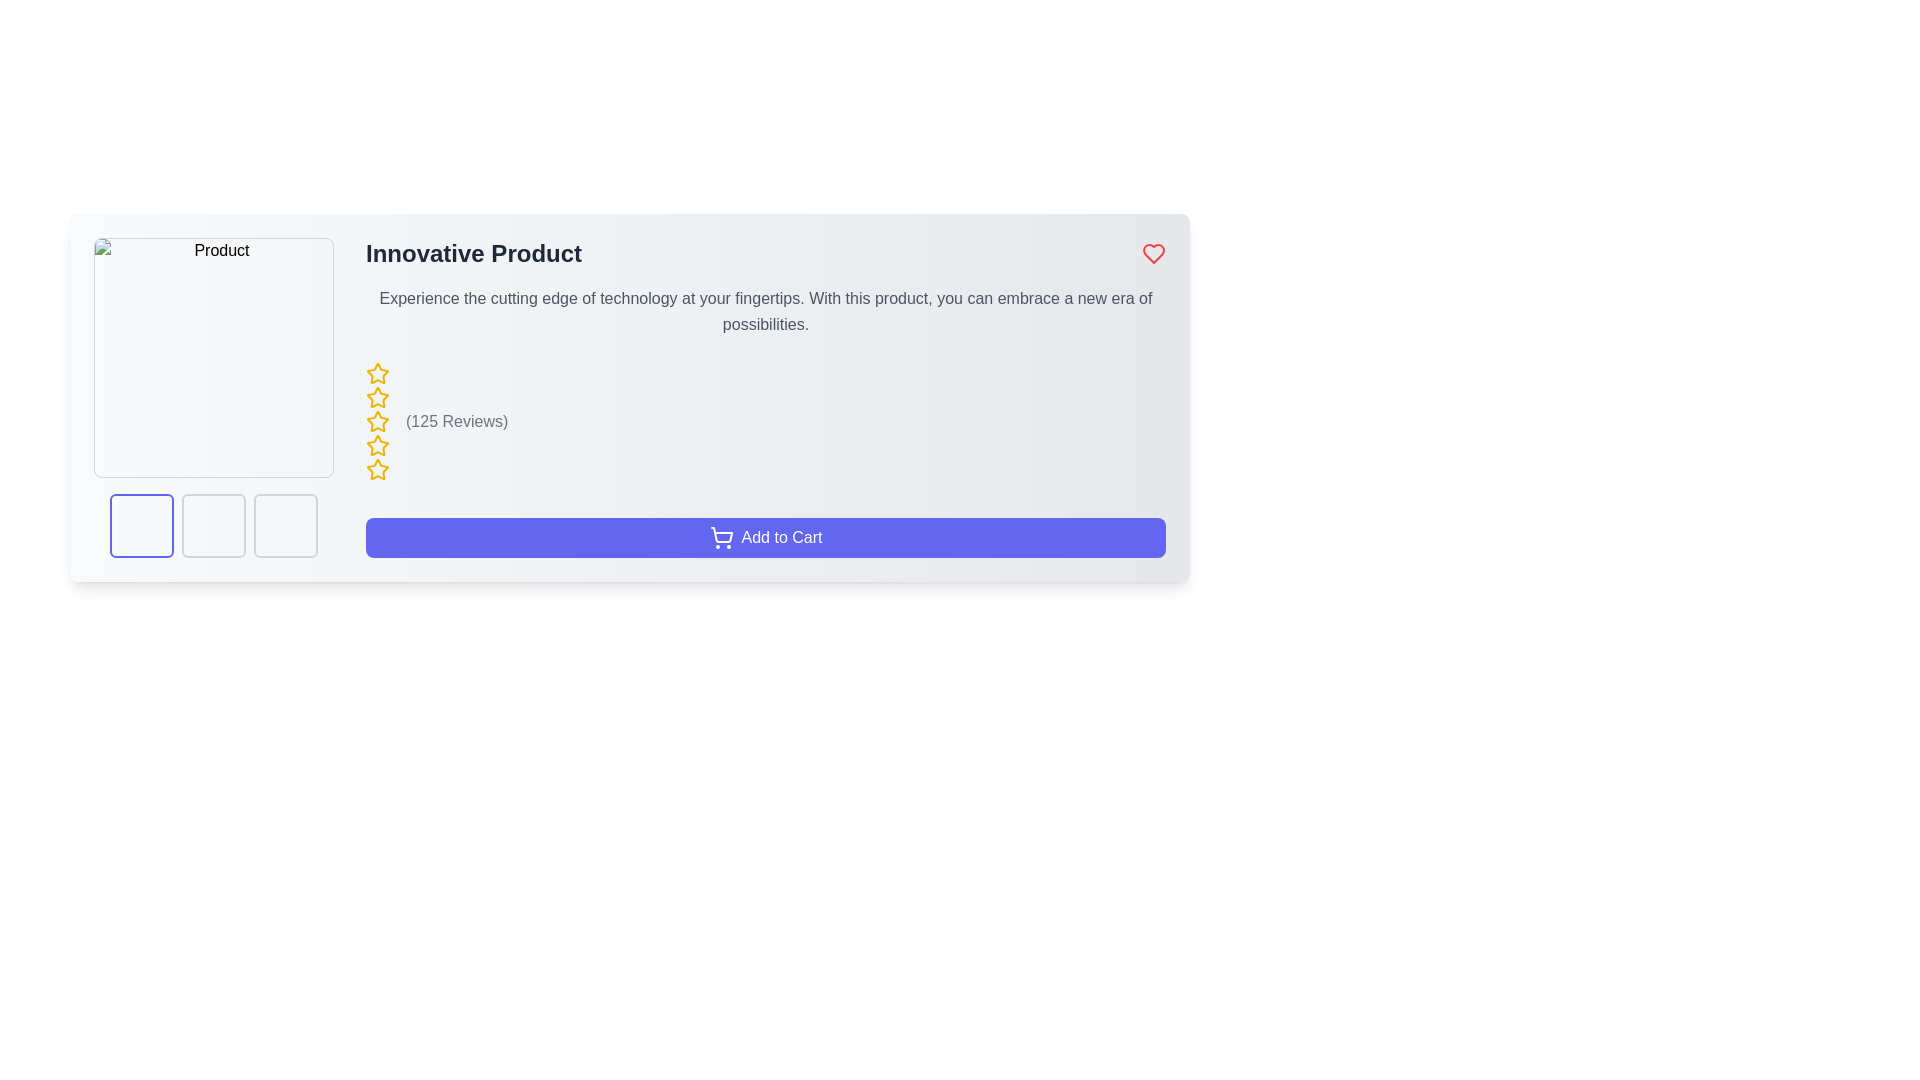  I want to click on the second star in the star rating icon array, so click(378, 420).